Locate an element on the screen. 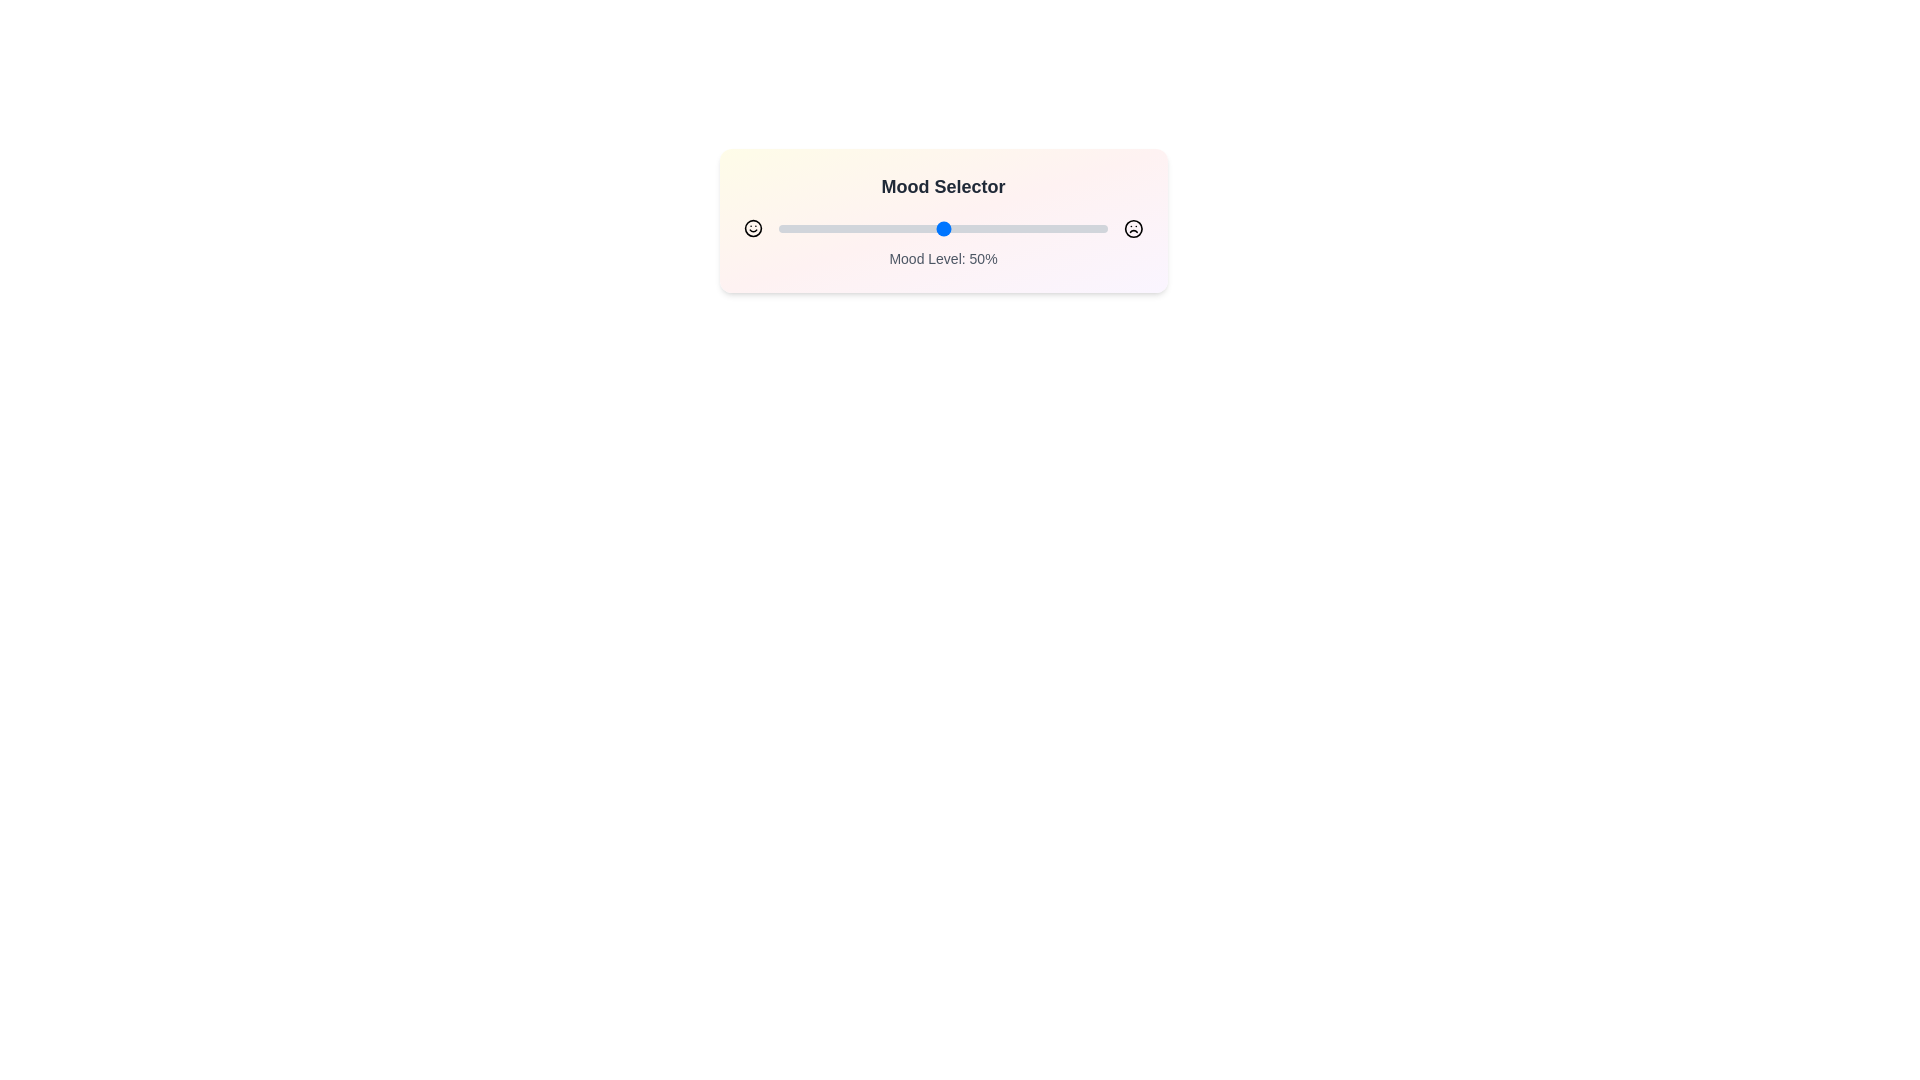  the mood slider to set the mood level to 83 is located at coordinates (1050, 227).